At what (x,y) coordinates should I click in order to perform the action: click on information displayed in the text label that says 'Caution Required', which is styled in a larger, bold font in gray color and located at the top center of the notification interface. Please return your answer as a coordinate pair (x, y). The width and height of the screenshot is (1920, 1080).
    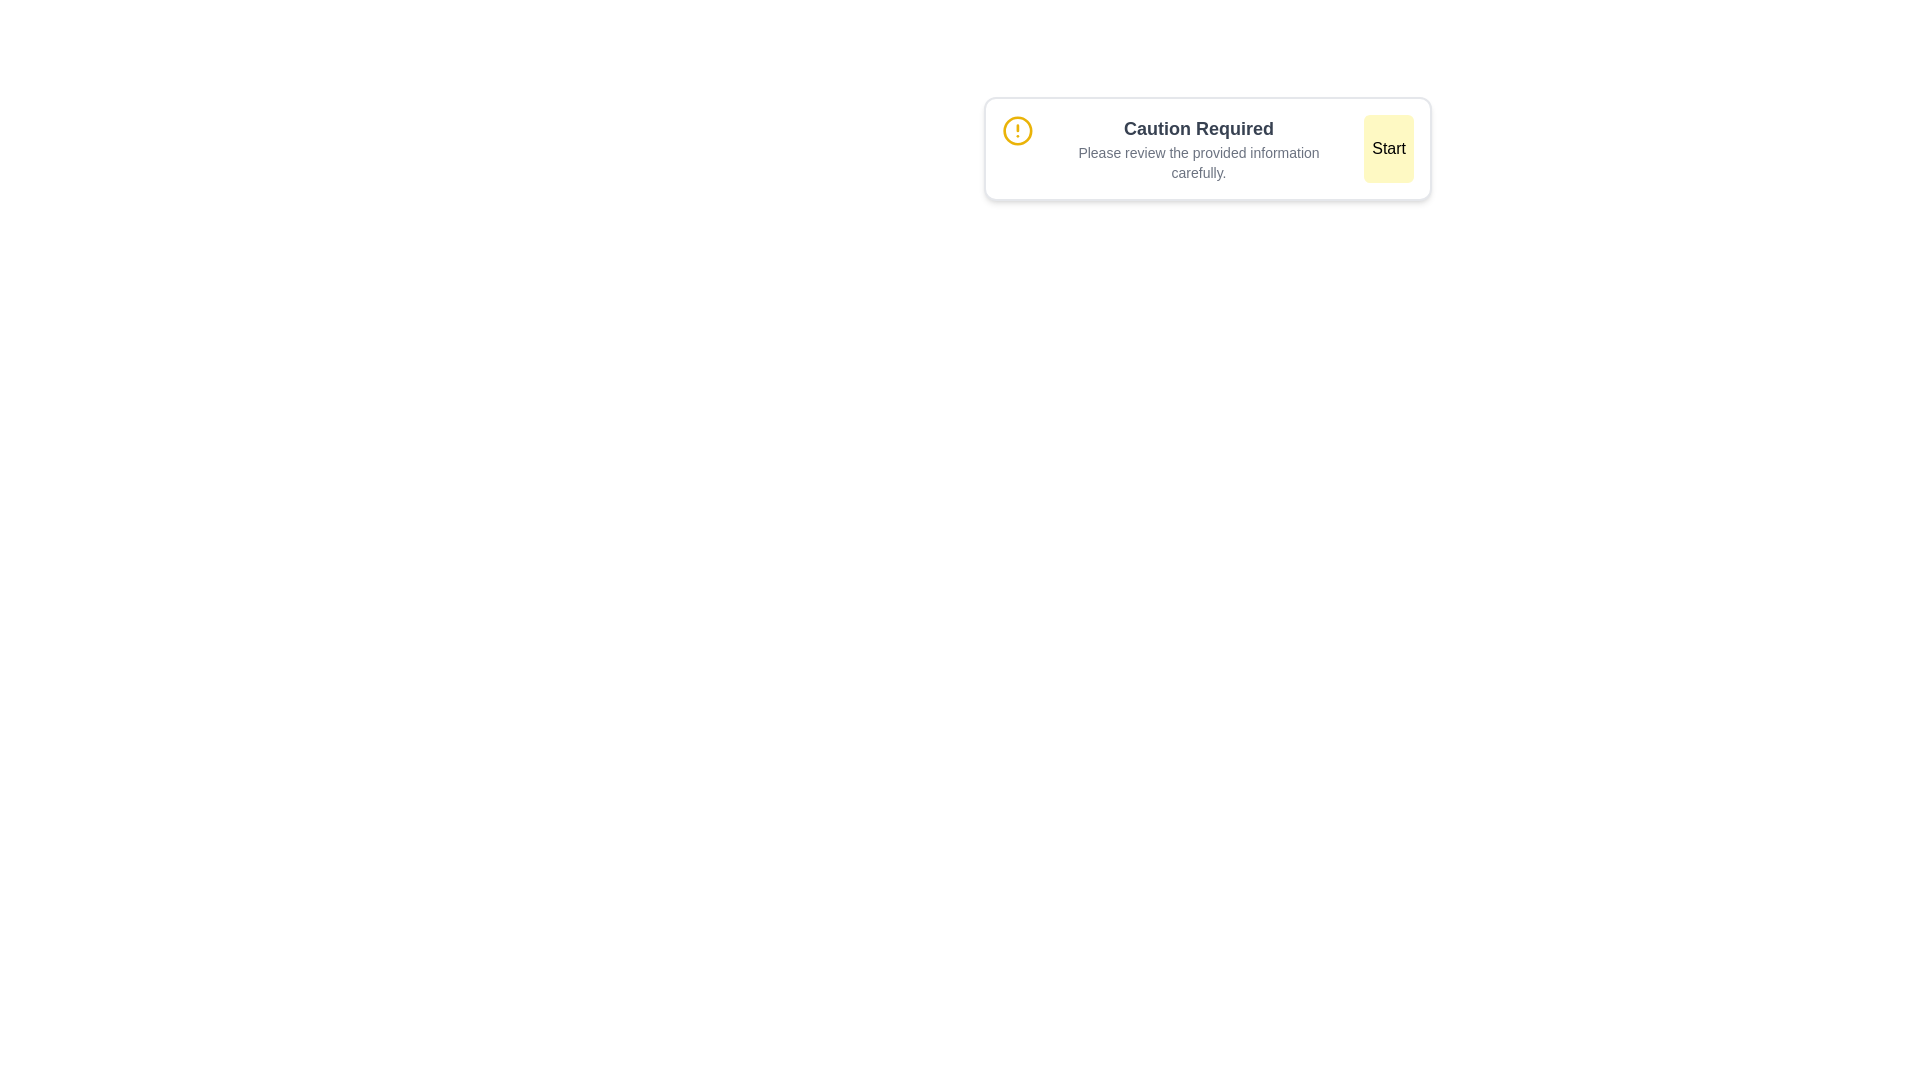
    Looking at the image, I should click on (1199, 128).